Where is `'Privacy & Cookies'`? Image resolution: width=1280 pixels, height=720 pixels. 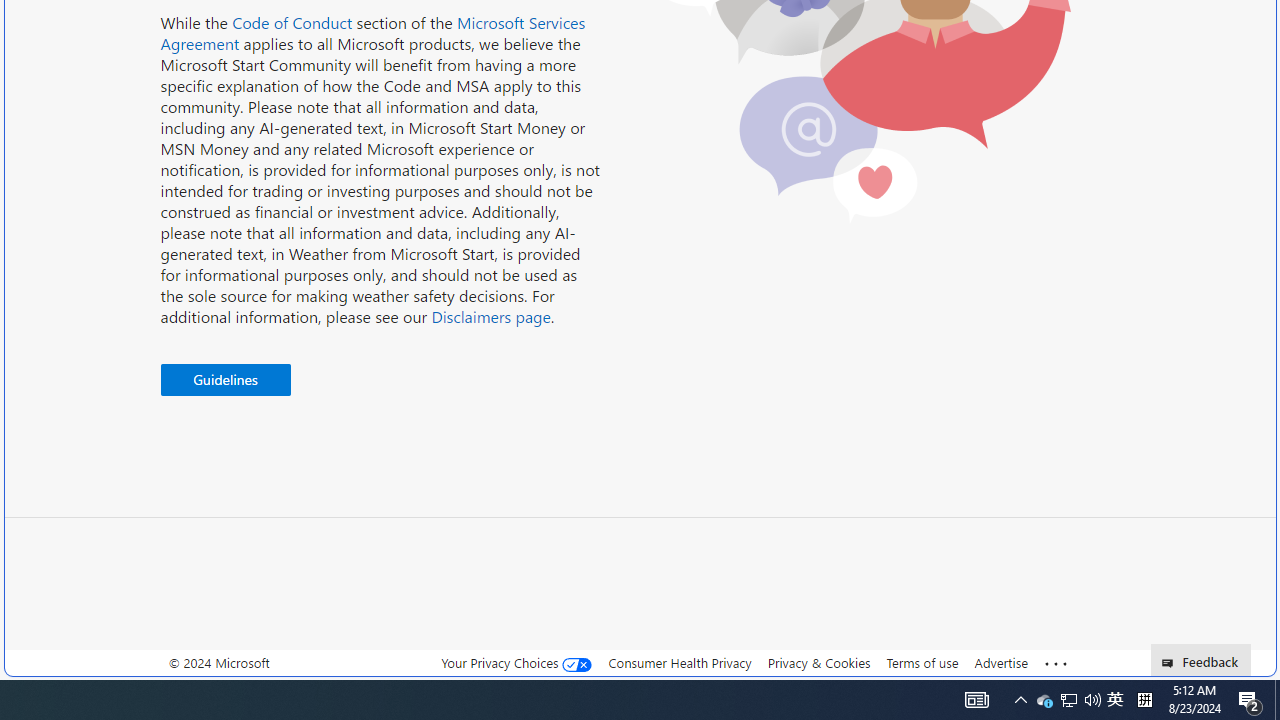
'Privacy & Cookies' is located at coordinates (818, 663).